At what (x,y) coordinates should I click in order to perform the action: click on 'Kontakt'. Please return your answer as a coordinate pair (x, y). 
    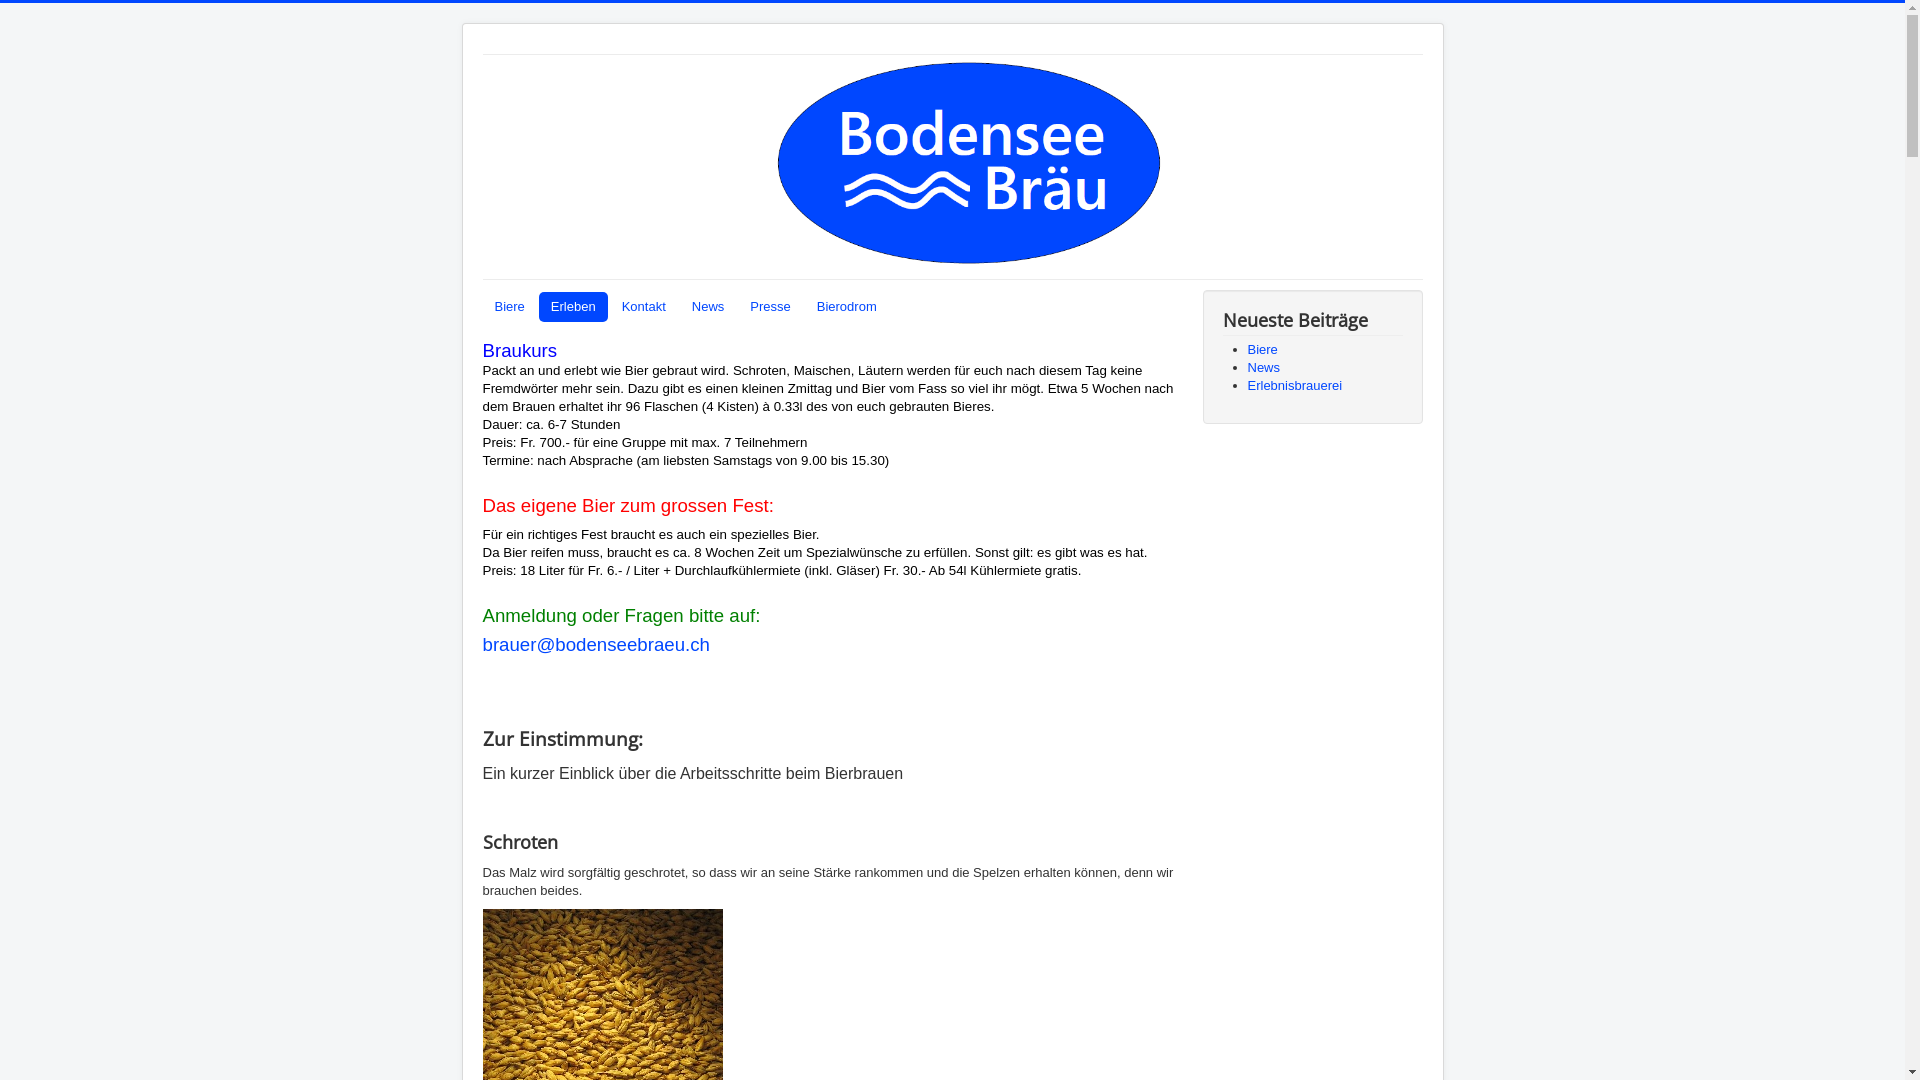
    Looking at the image, I should click on (643, 307).